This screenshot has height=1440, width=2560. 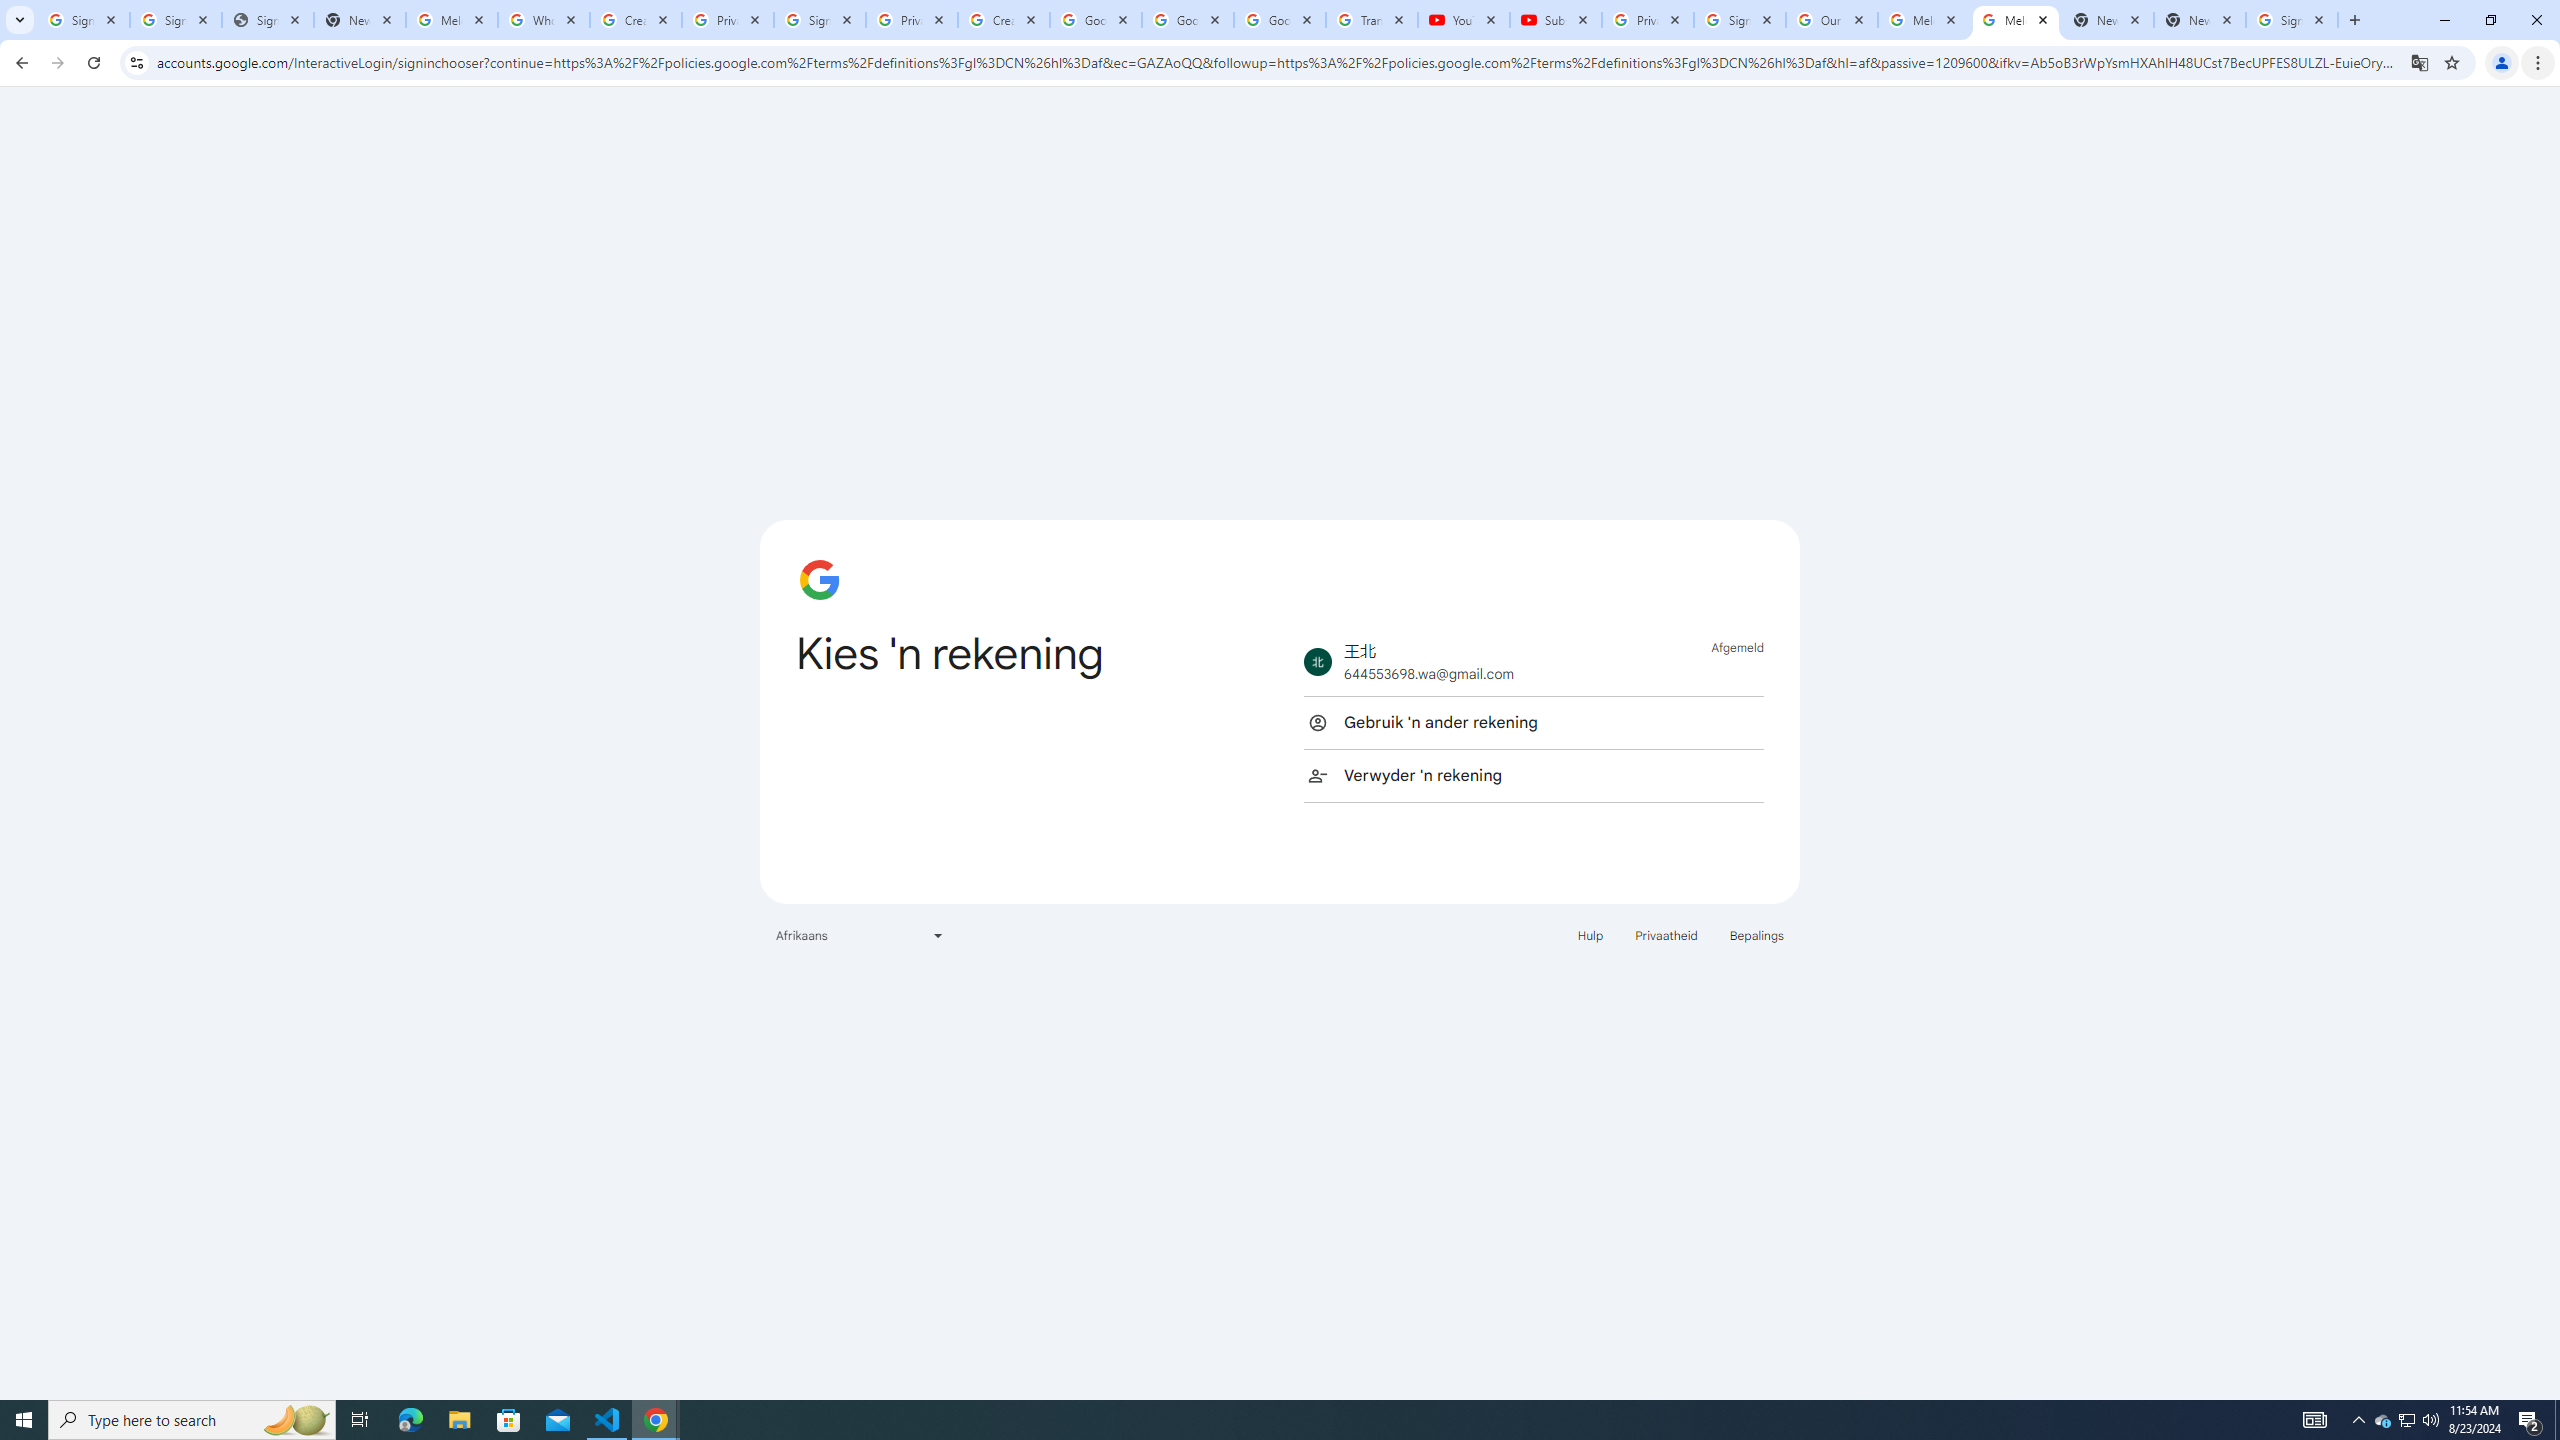 I want to click on 'Subscriptions - YouTube', so click(x=1554, y=19).